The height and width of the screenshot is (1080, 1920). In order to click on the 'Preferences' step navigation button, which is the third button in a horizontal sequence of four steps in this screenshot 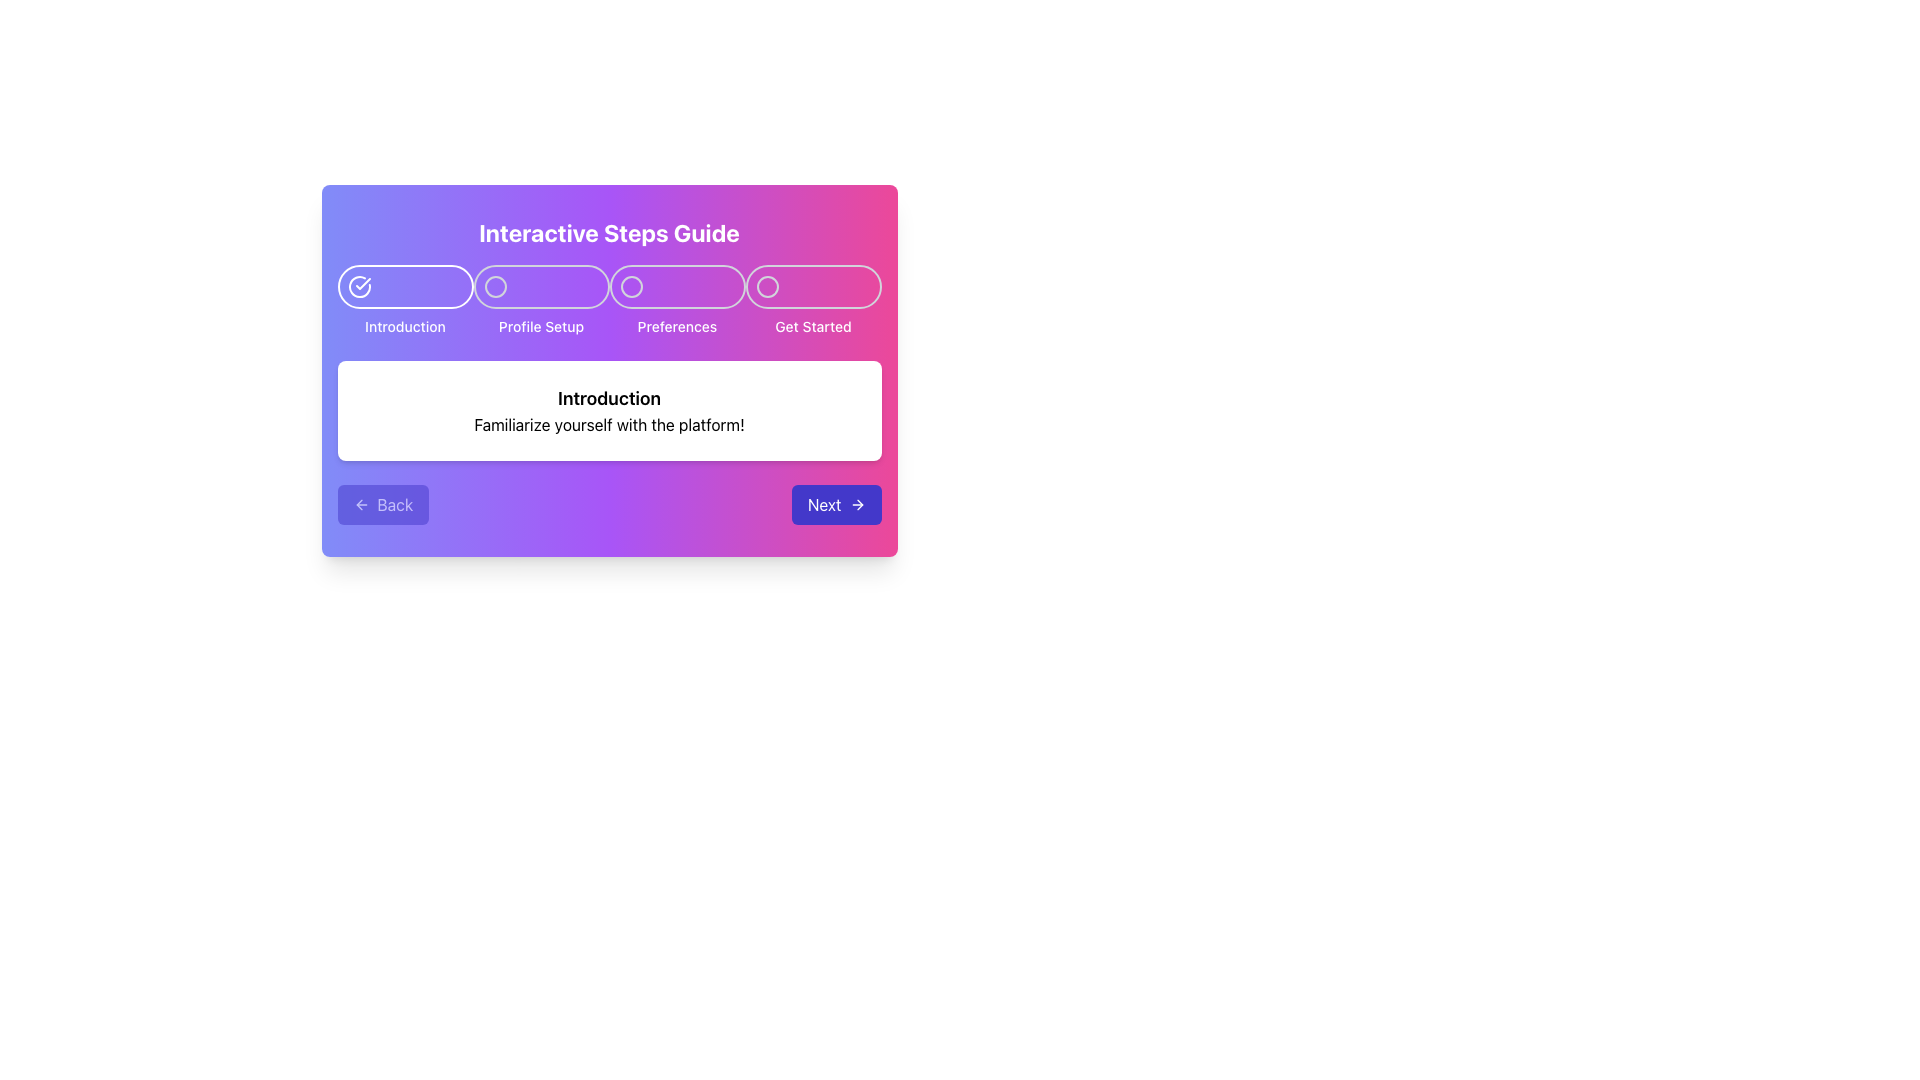, I will do `click(677, 300)`.